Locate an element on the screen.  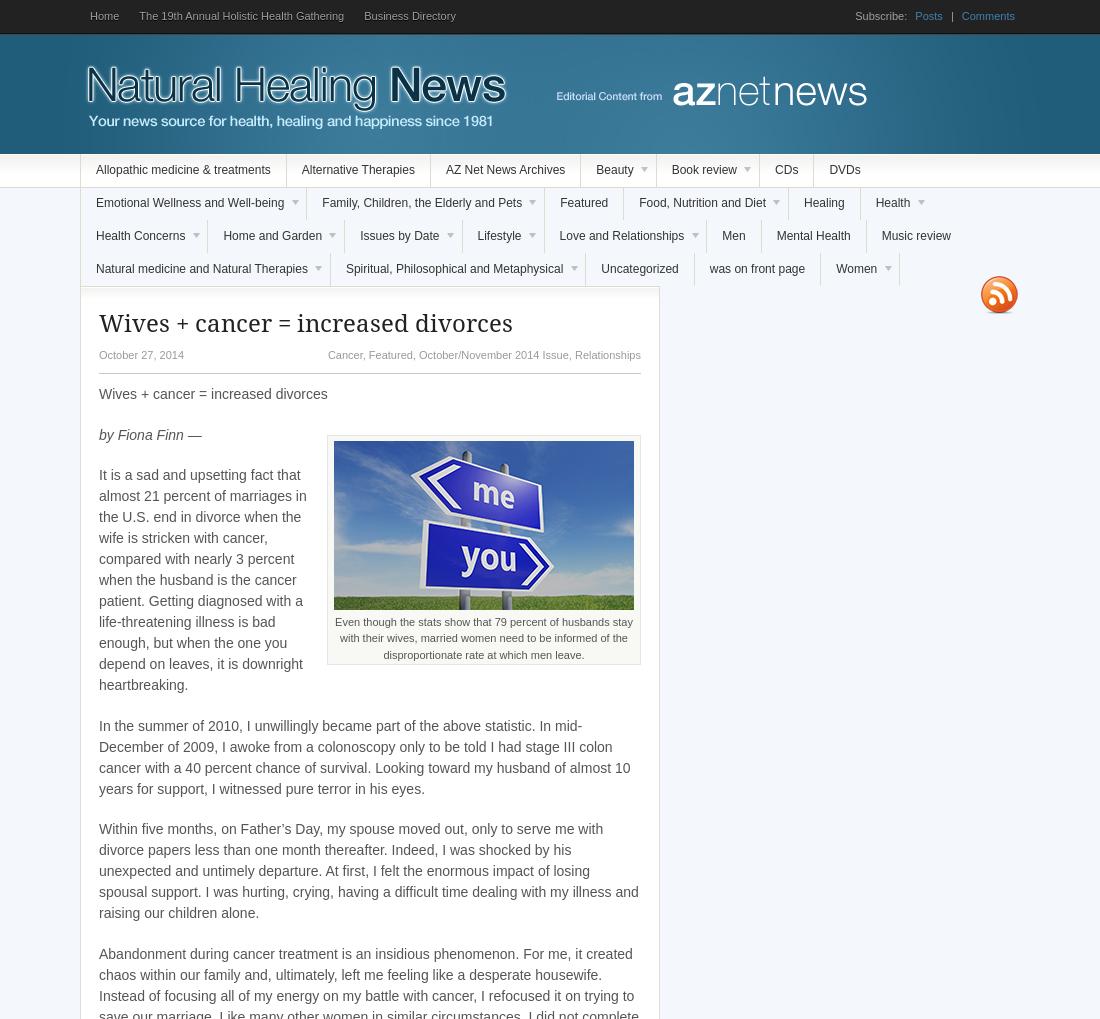
'Allopathic medicine & treatments' is located at coordinates (96, 169).